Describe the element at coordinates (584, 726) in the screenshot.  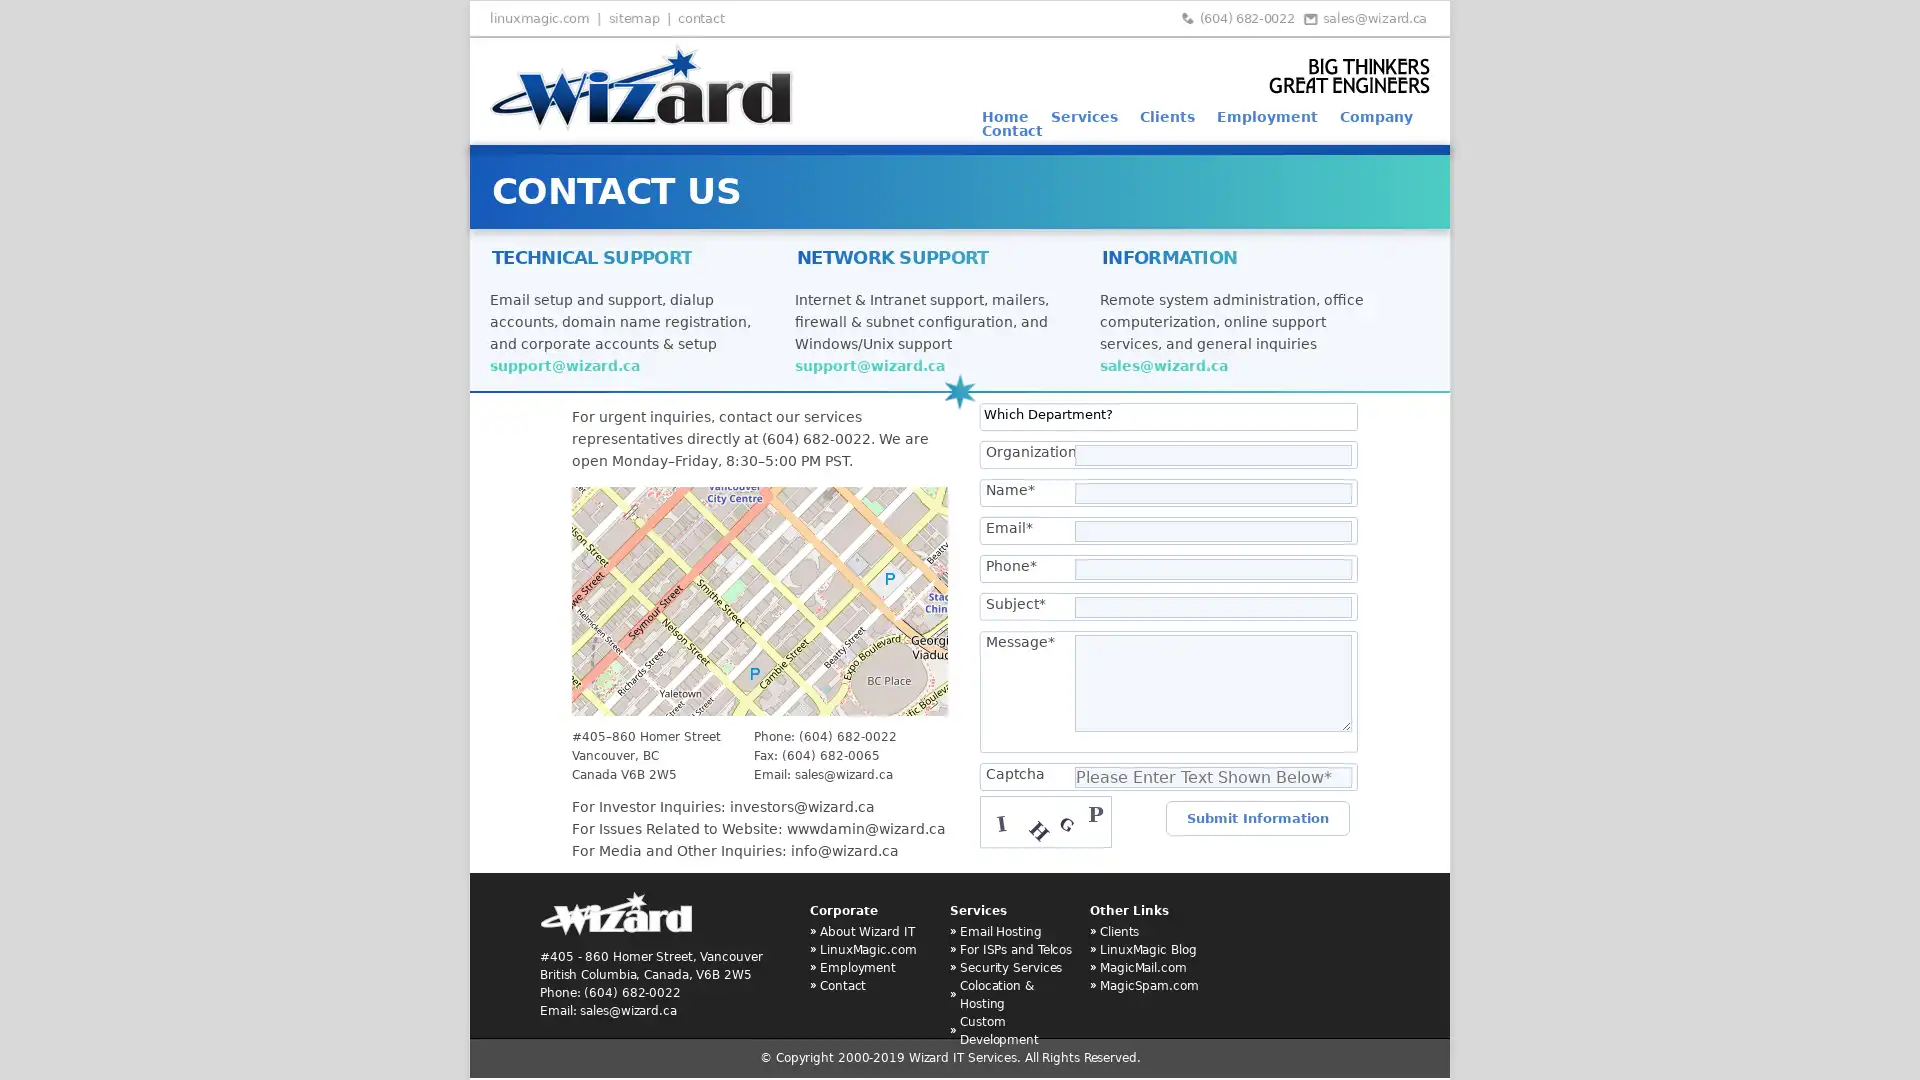
I see `+` at that location.